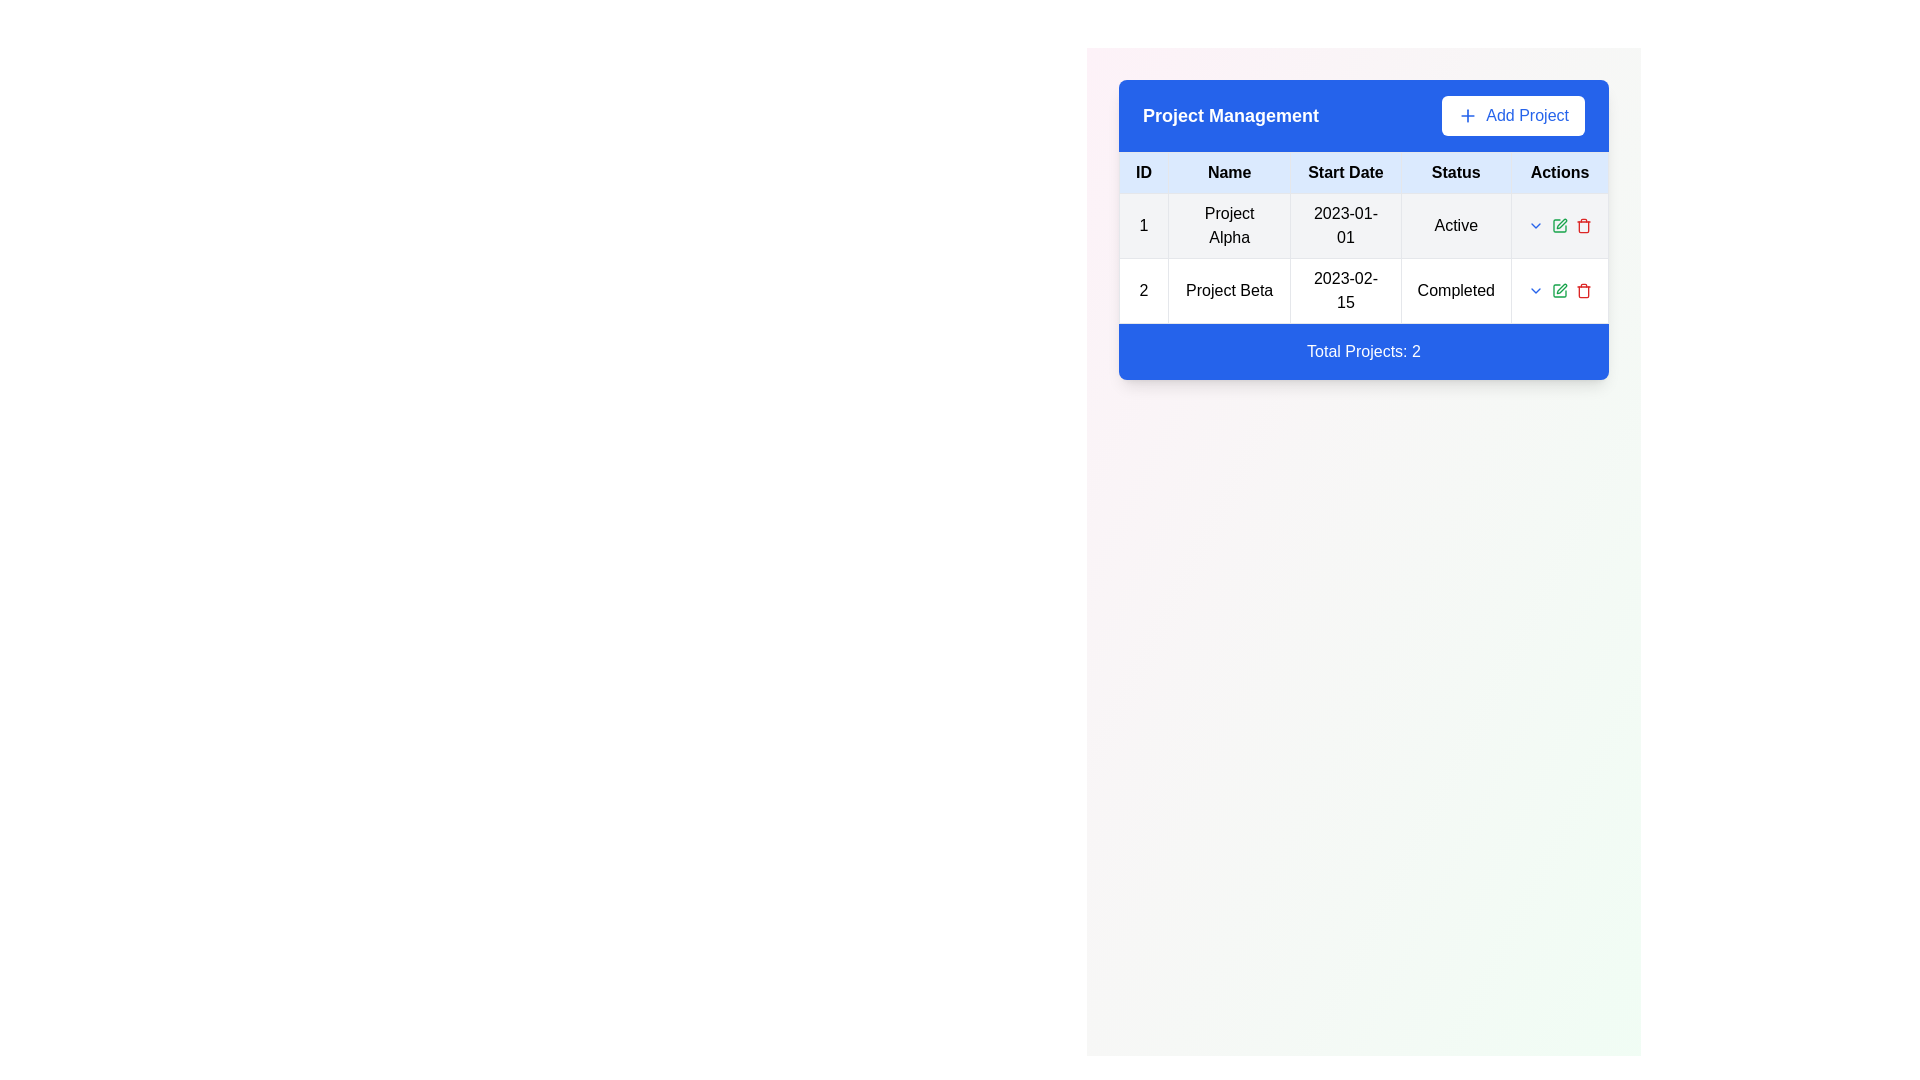 The height and width of the screenshot is (1080, 1920). What do you see at coordinates (1228, 290) in the screenshot?
I see `the text display element showing 'Project Beta' located in the second row and second column of the grid under the 'Name' column` at bounding box center [1228, 290].